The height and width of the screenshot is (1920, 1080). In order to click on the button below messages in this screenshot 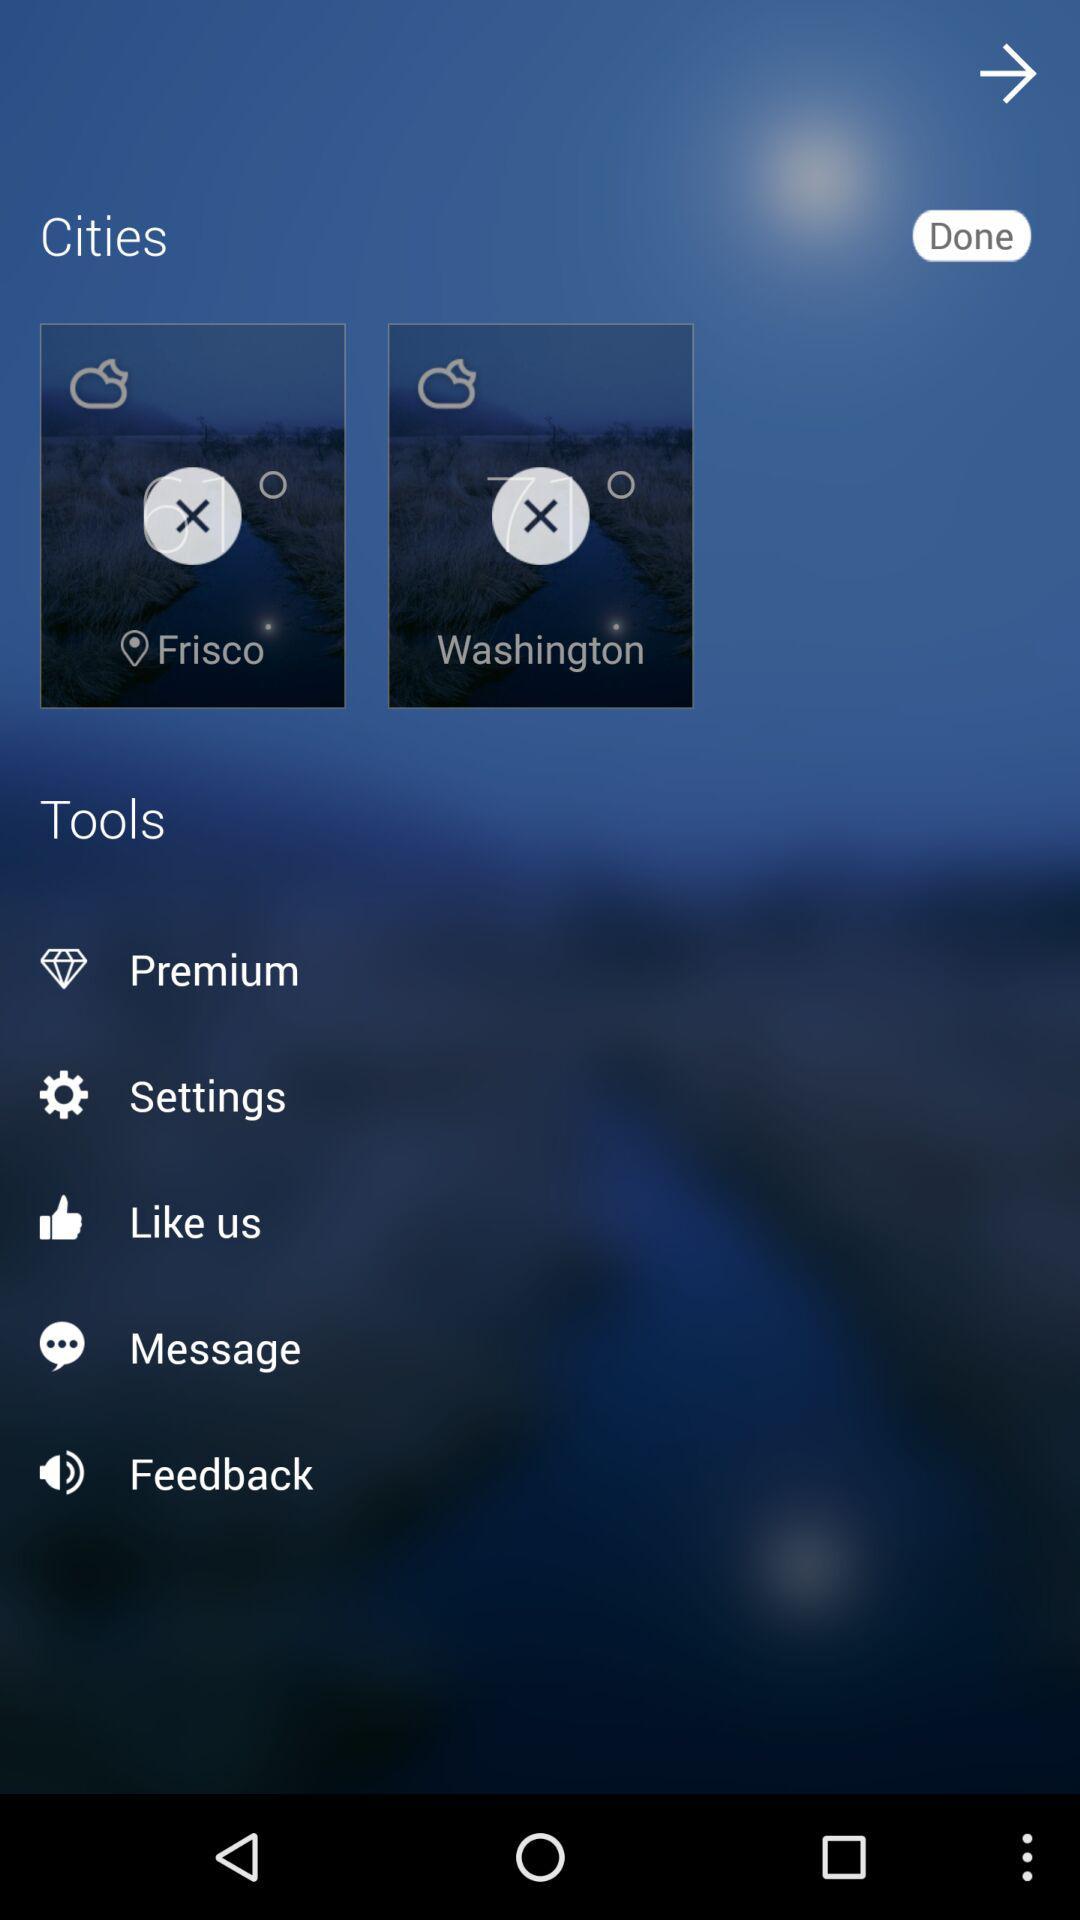, I will do `click(540, 1473)`.